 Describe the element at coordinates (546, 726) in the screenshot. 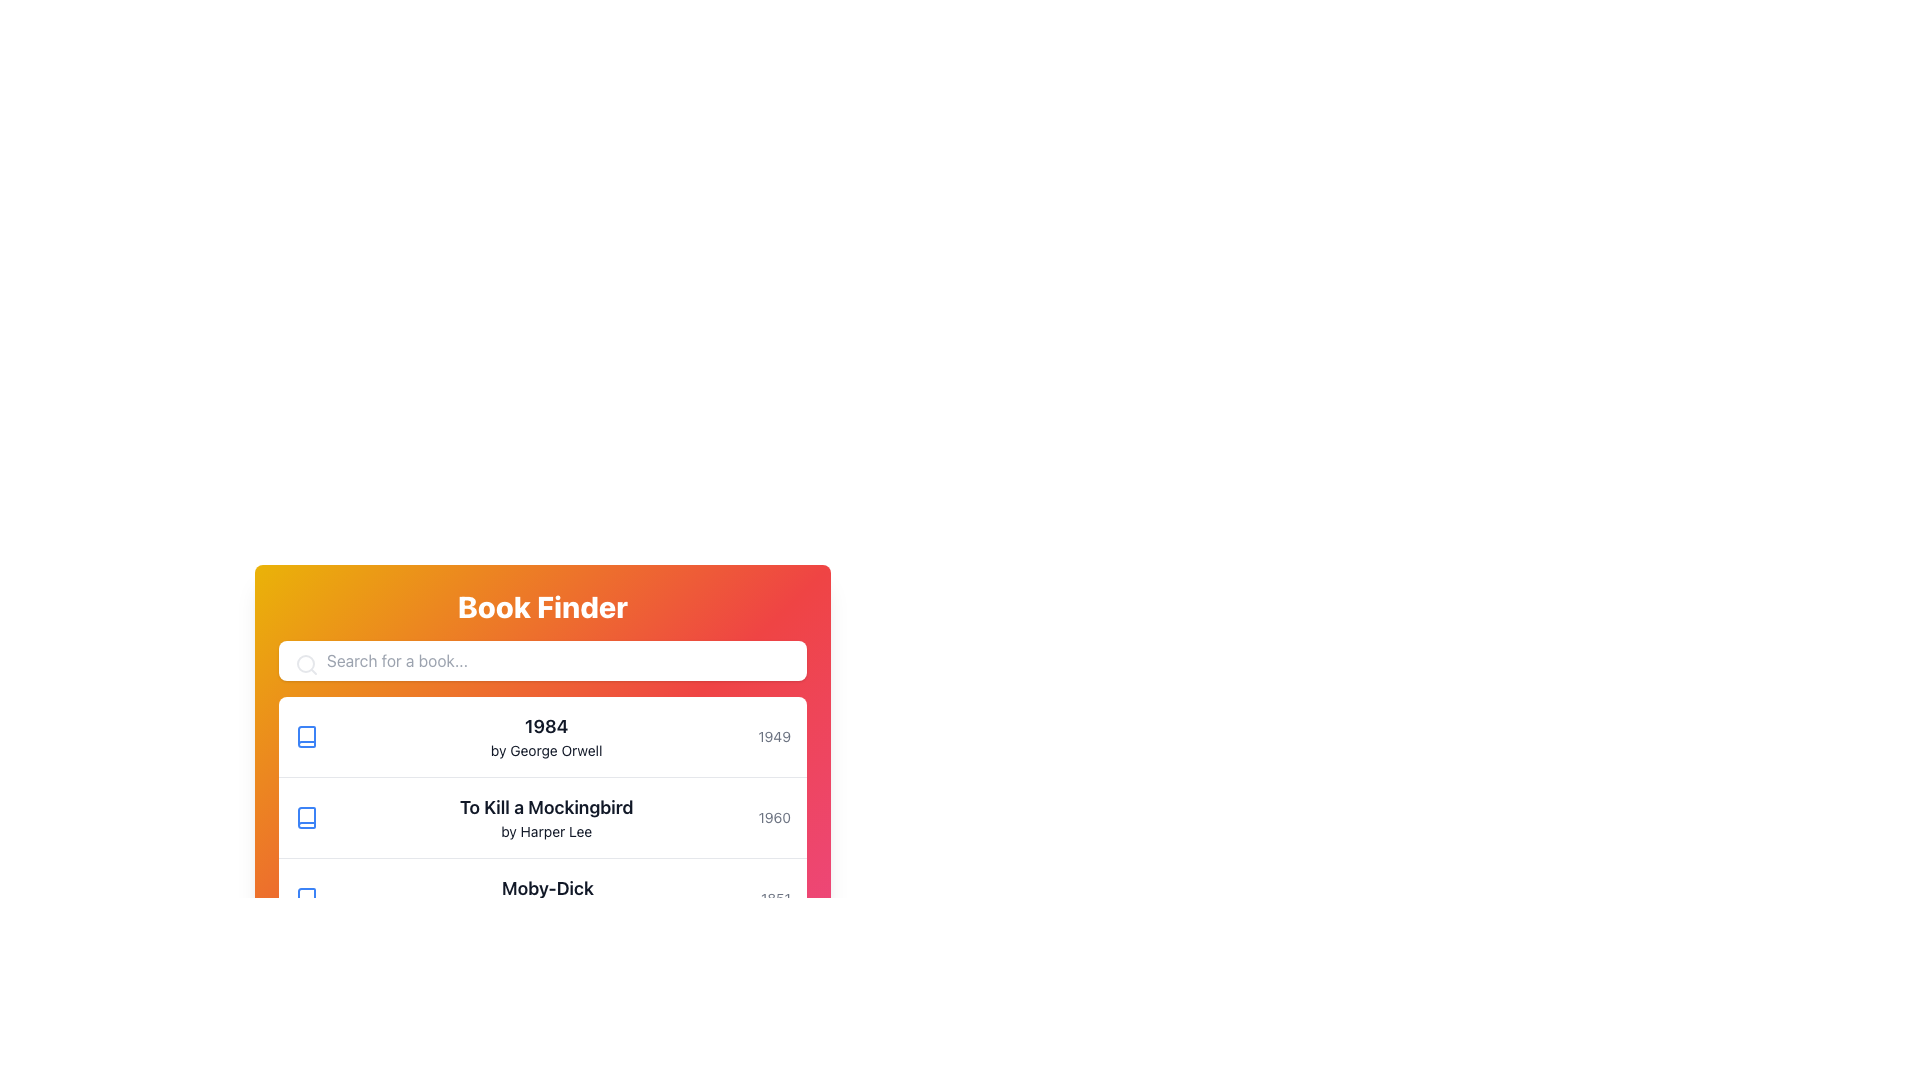

I see `the text label displaying '1984' in a large and bold font, which is part of the first book entry in the book search application` at that location.